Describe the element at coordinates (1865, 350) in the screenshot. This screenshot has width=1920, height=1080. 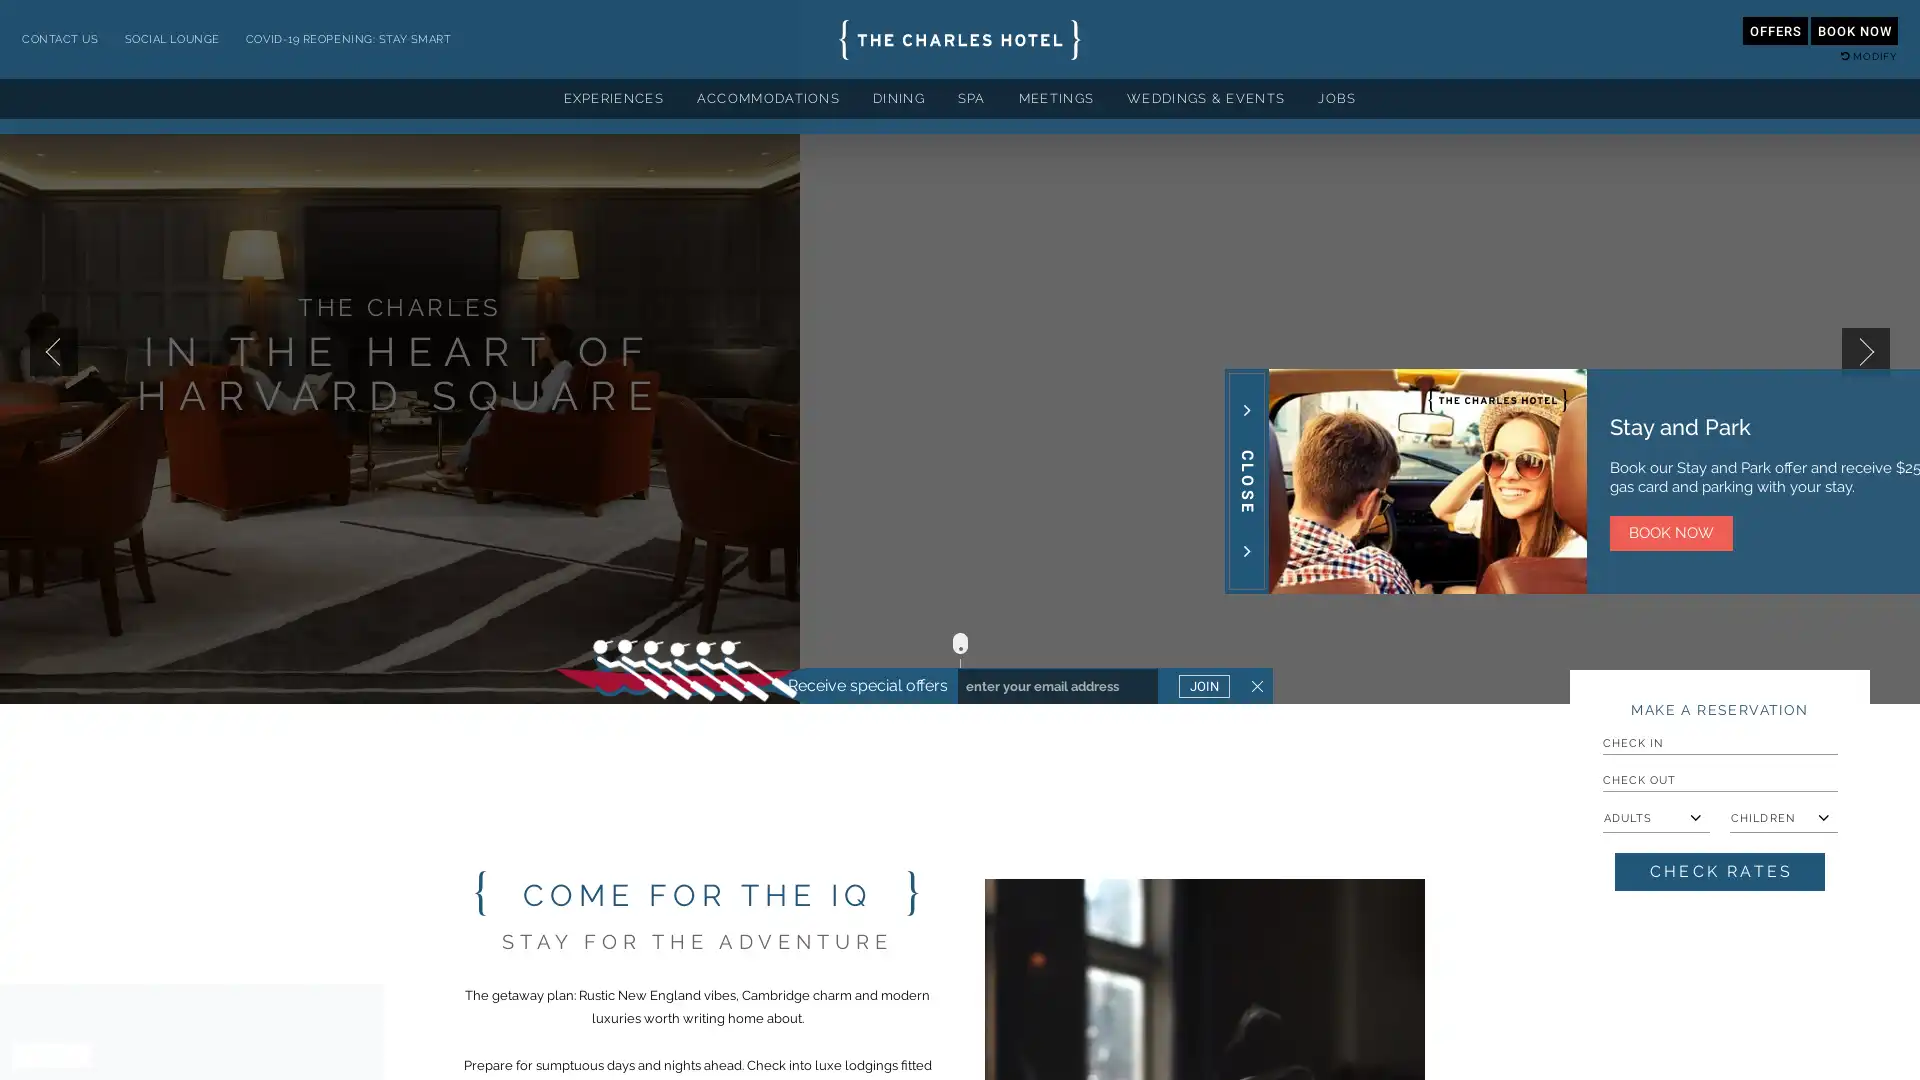
I see `Next` at that location.